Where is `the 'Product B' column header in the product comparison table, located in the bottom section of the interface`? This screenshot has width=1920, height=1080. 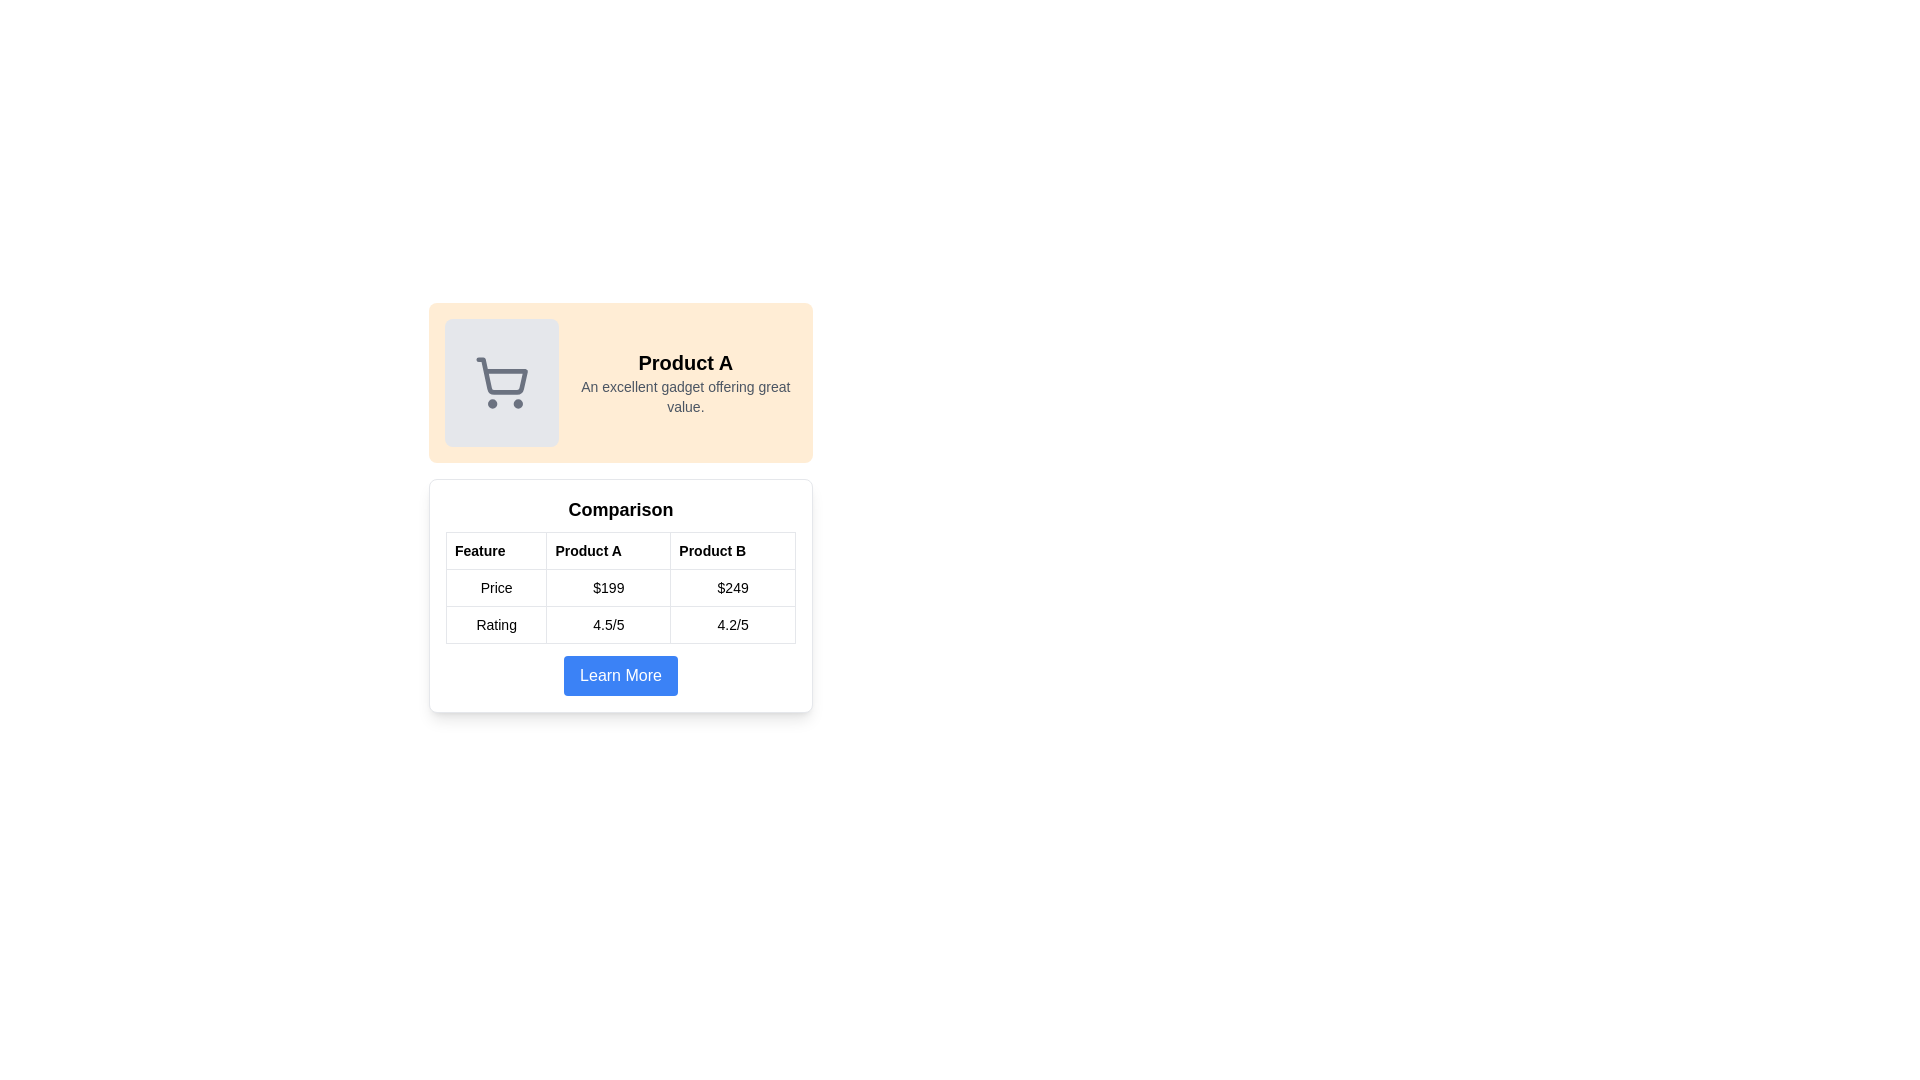 the 'Product B' column header in the product comparison table, located in the bottom section of the interface is located at coordinates (732, 551).